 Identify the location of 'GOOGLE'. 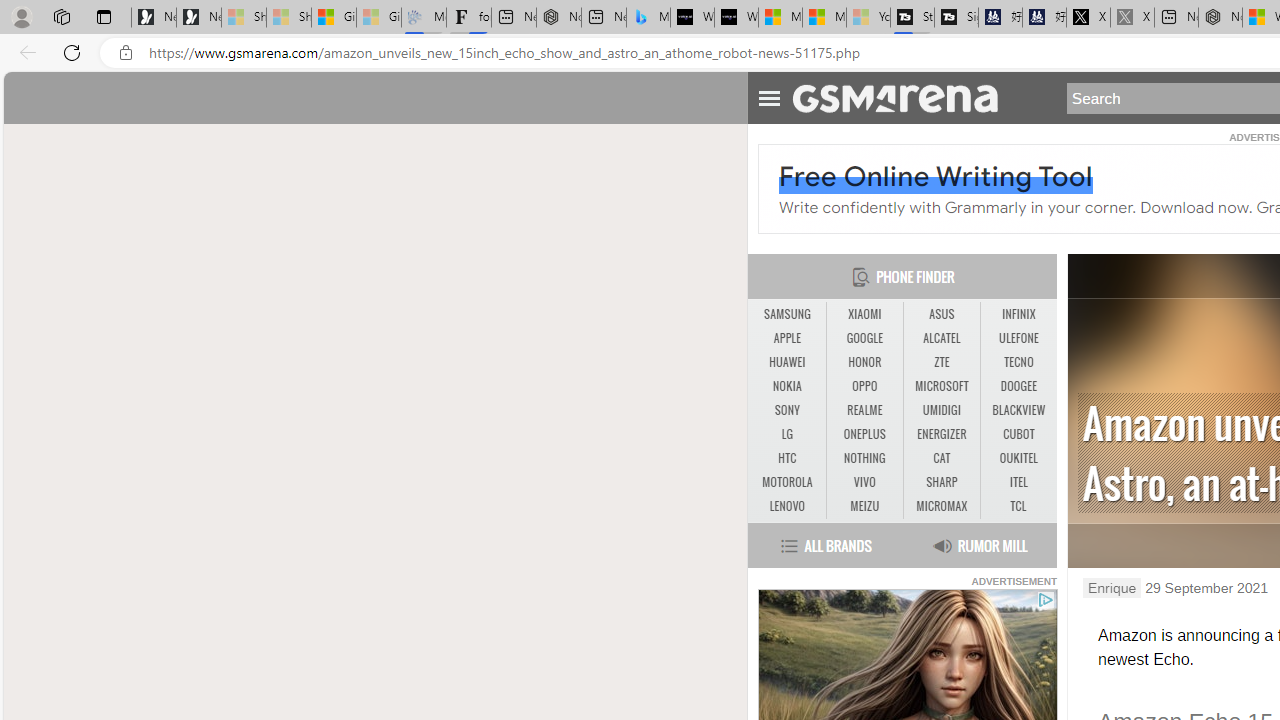
(864, 338).